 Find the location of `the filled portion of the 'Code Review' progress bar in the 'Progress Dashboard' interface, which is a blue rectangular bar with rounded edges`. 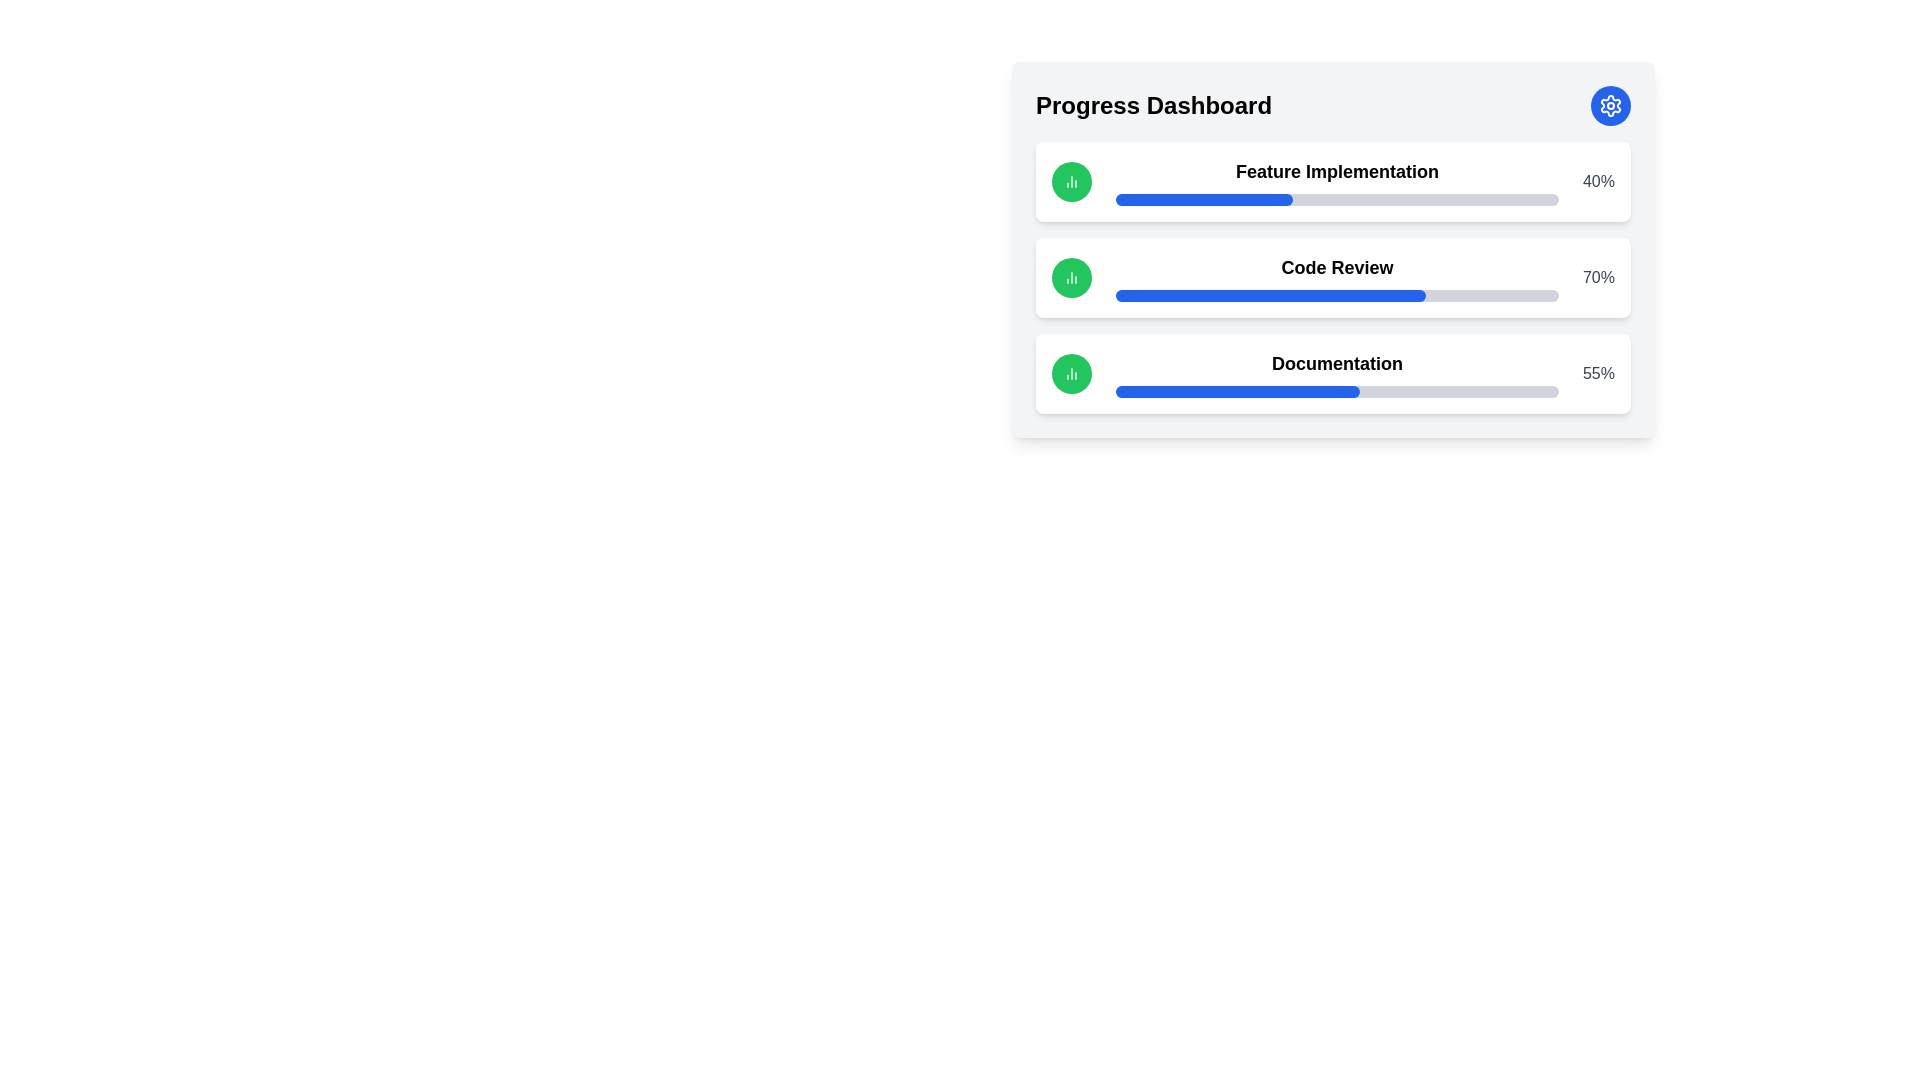

the filled portion of the 'Code Review' progress bar in the 'Progress Dashboard' interface, which is a blue rectangular bar with rounded edges is located at coordinates (1270, 296).